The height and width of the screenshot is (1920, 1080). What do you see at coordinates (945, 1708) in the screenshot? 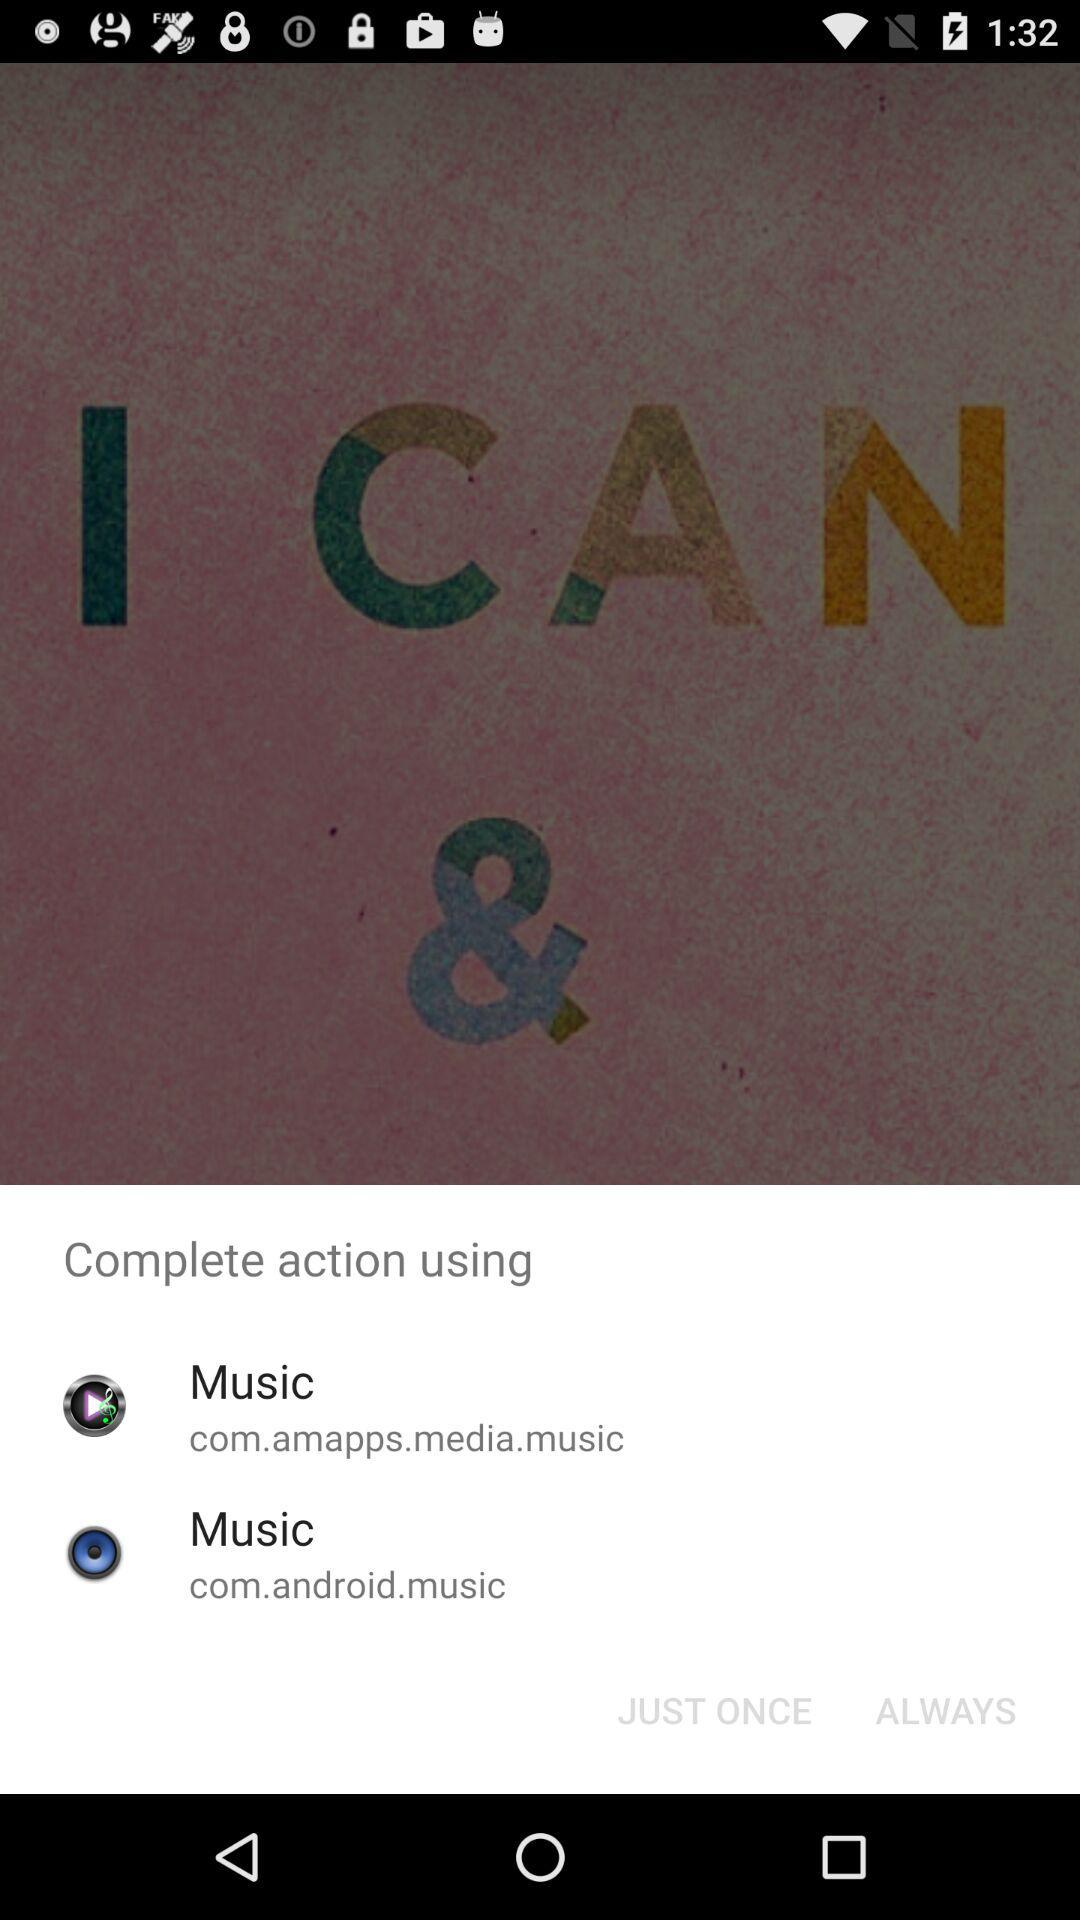
I see `the always button` at bounding box center [945, 1708].